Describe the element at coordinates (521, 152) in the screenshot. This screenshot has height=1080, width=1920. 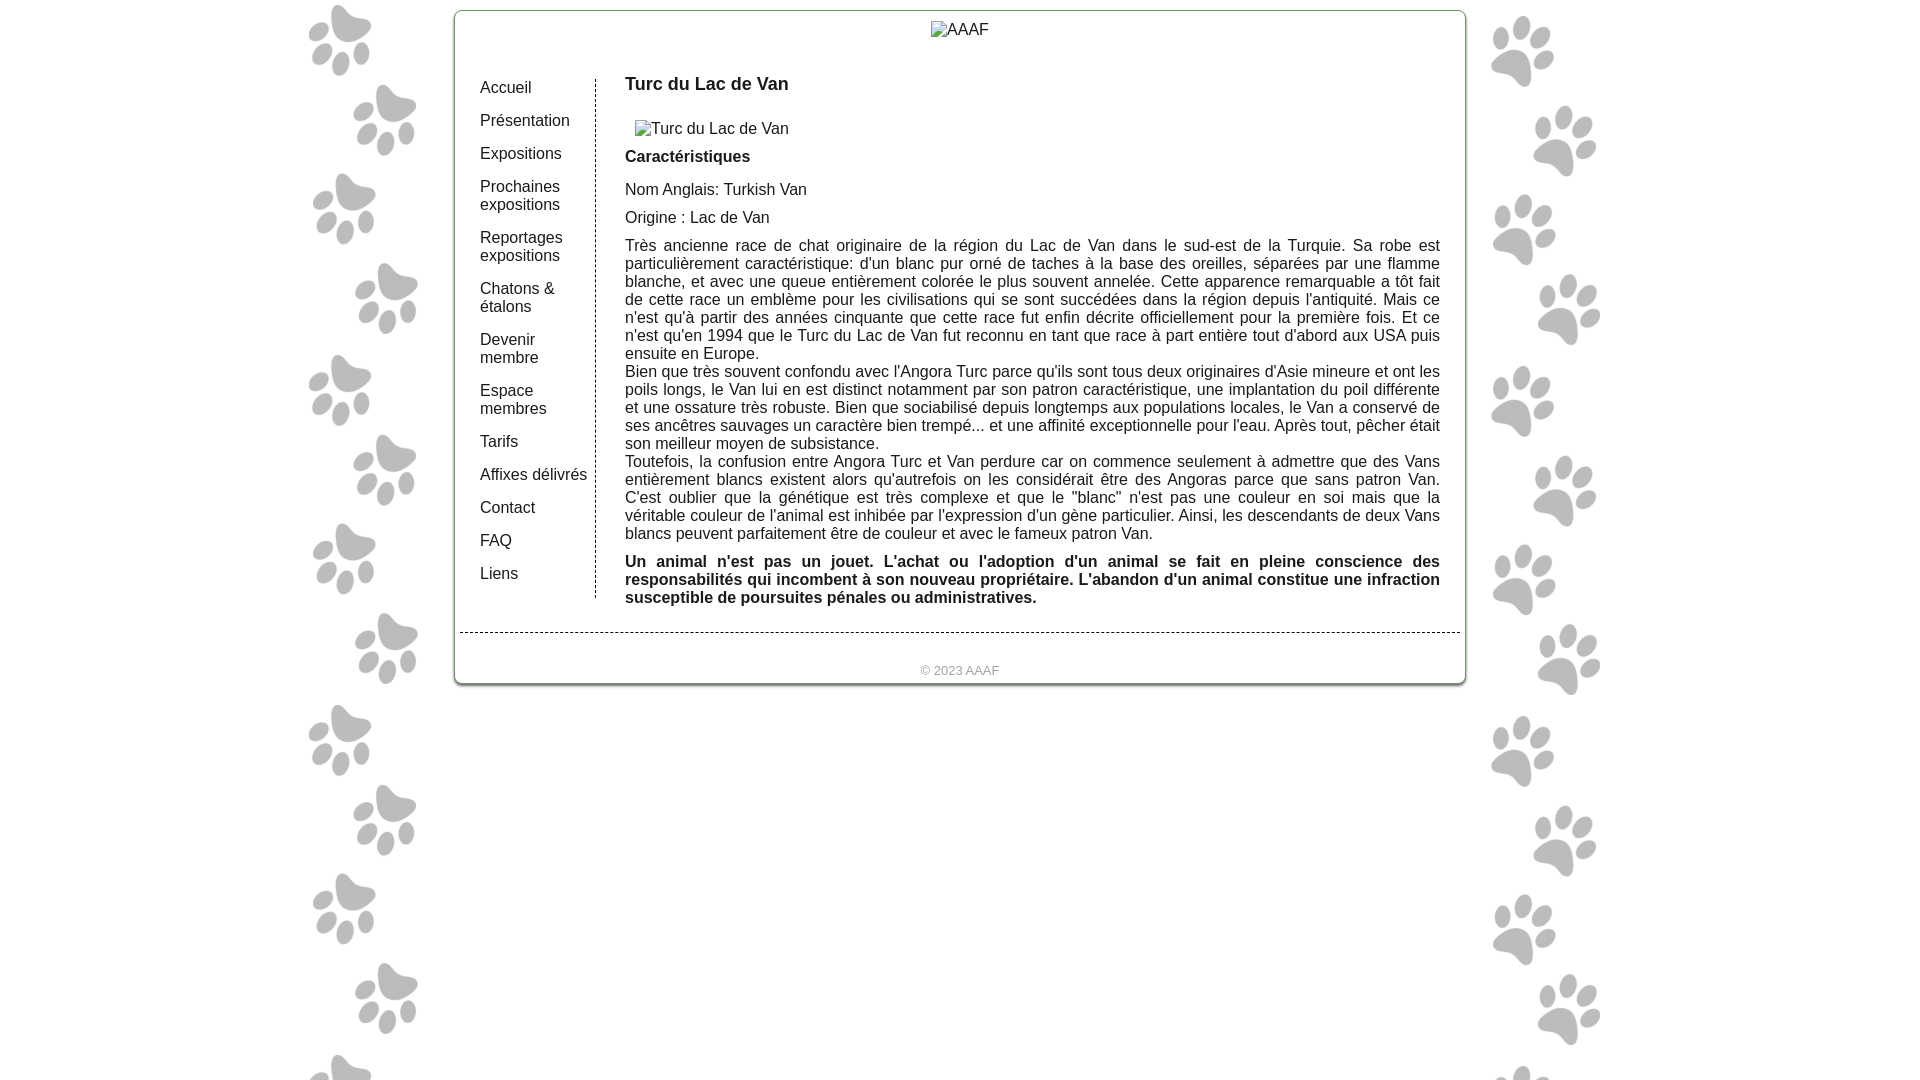
I see `'Expositions'` at that location.